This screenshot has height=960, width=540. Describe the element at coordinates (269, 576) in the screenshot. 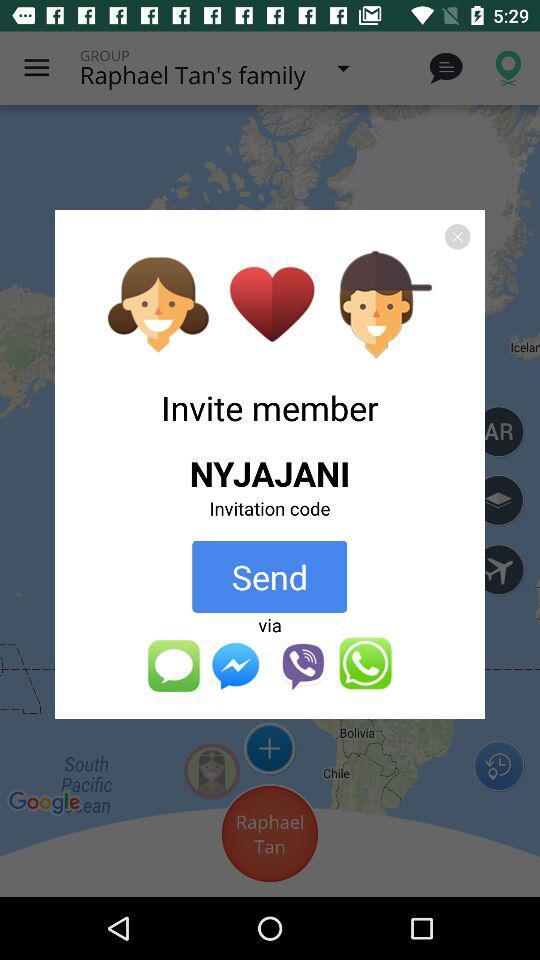

I see `send item` at that location.